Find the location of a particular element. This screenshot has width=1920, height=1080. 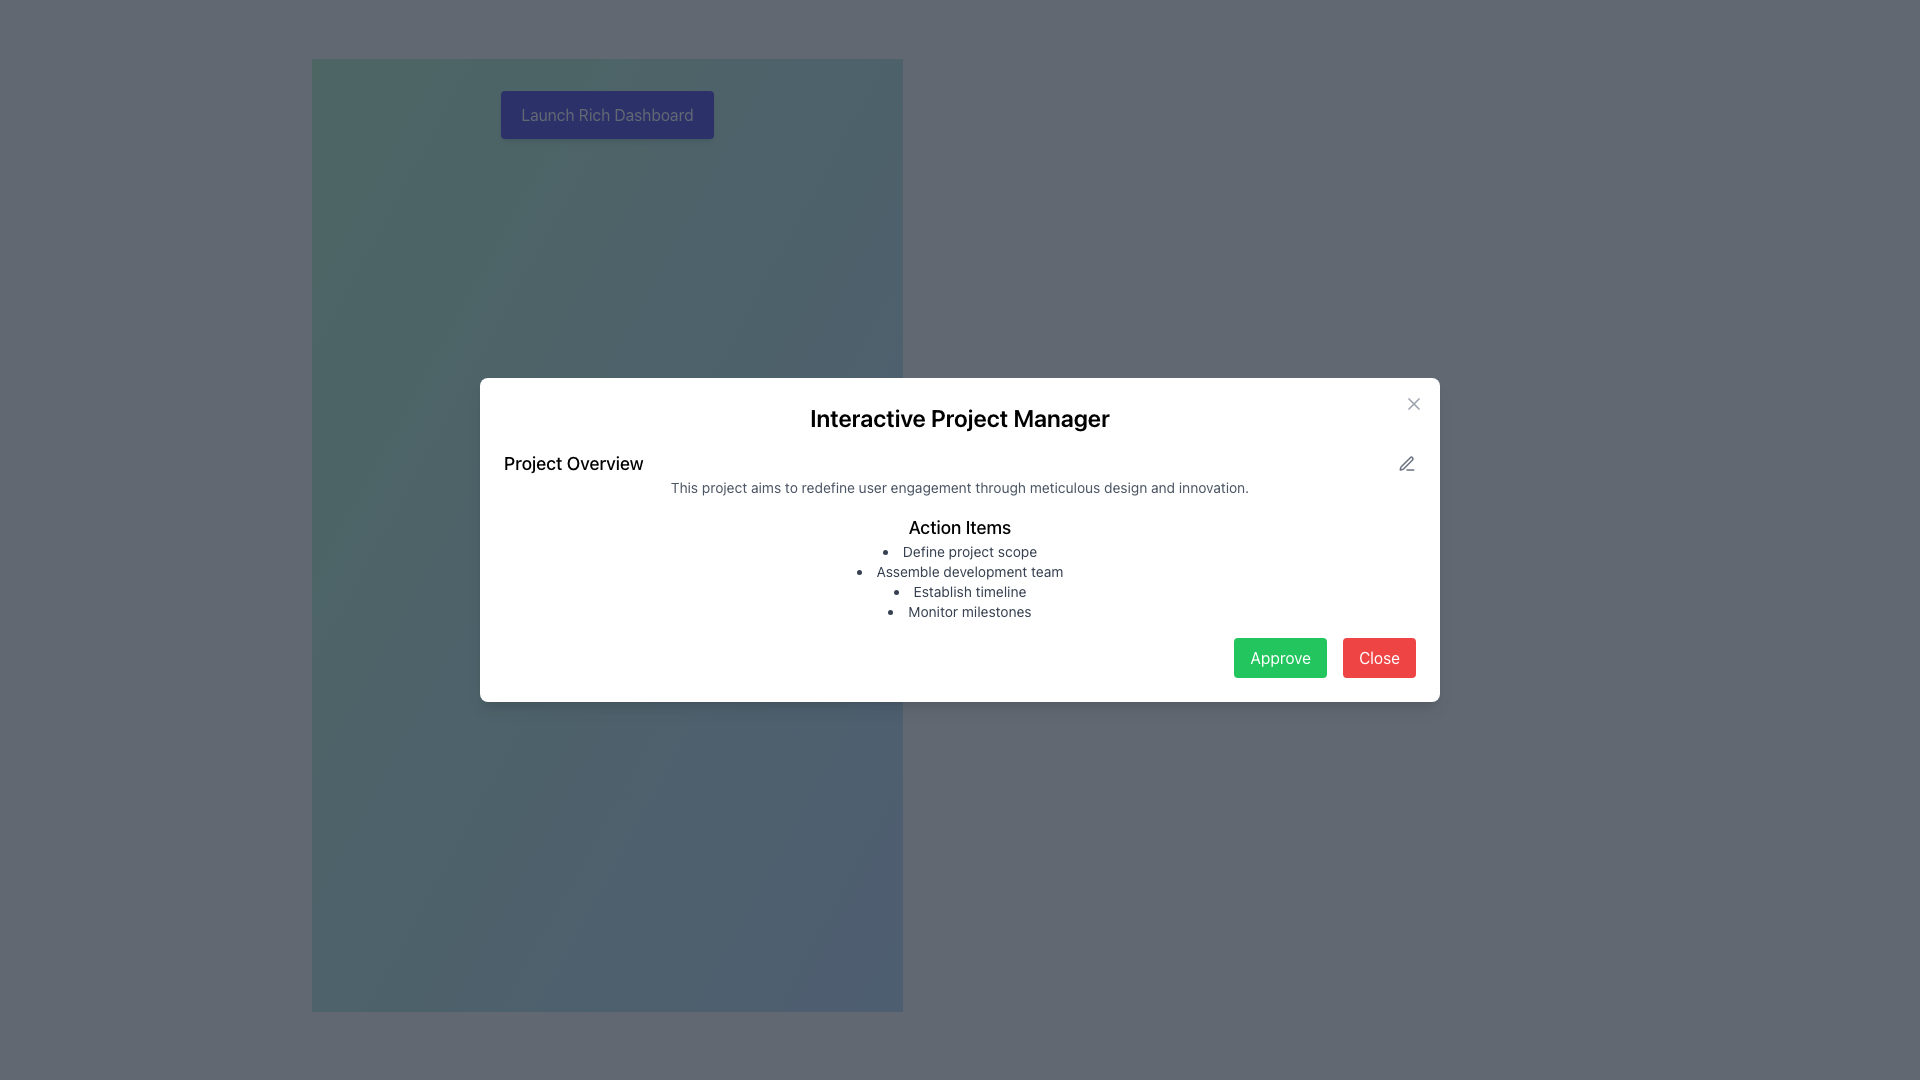

the 'Approve' button located on the right side of the modal dialog box, to finalize or accept the current task is located at coordinates (1280, 658).